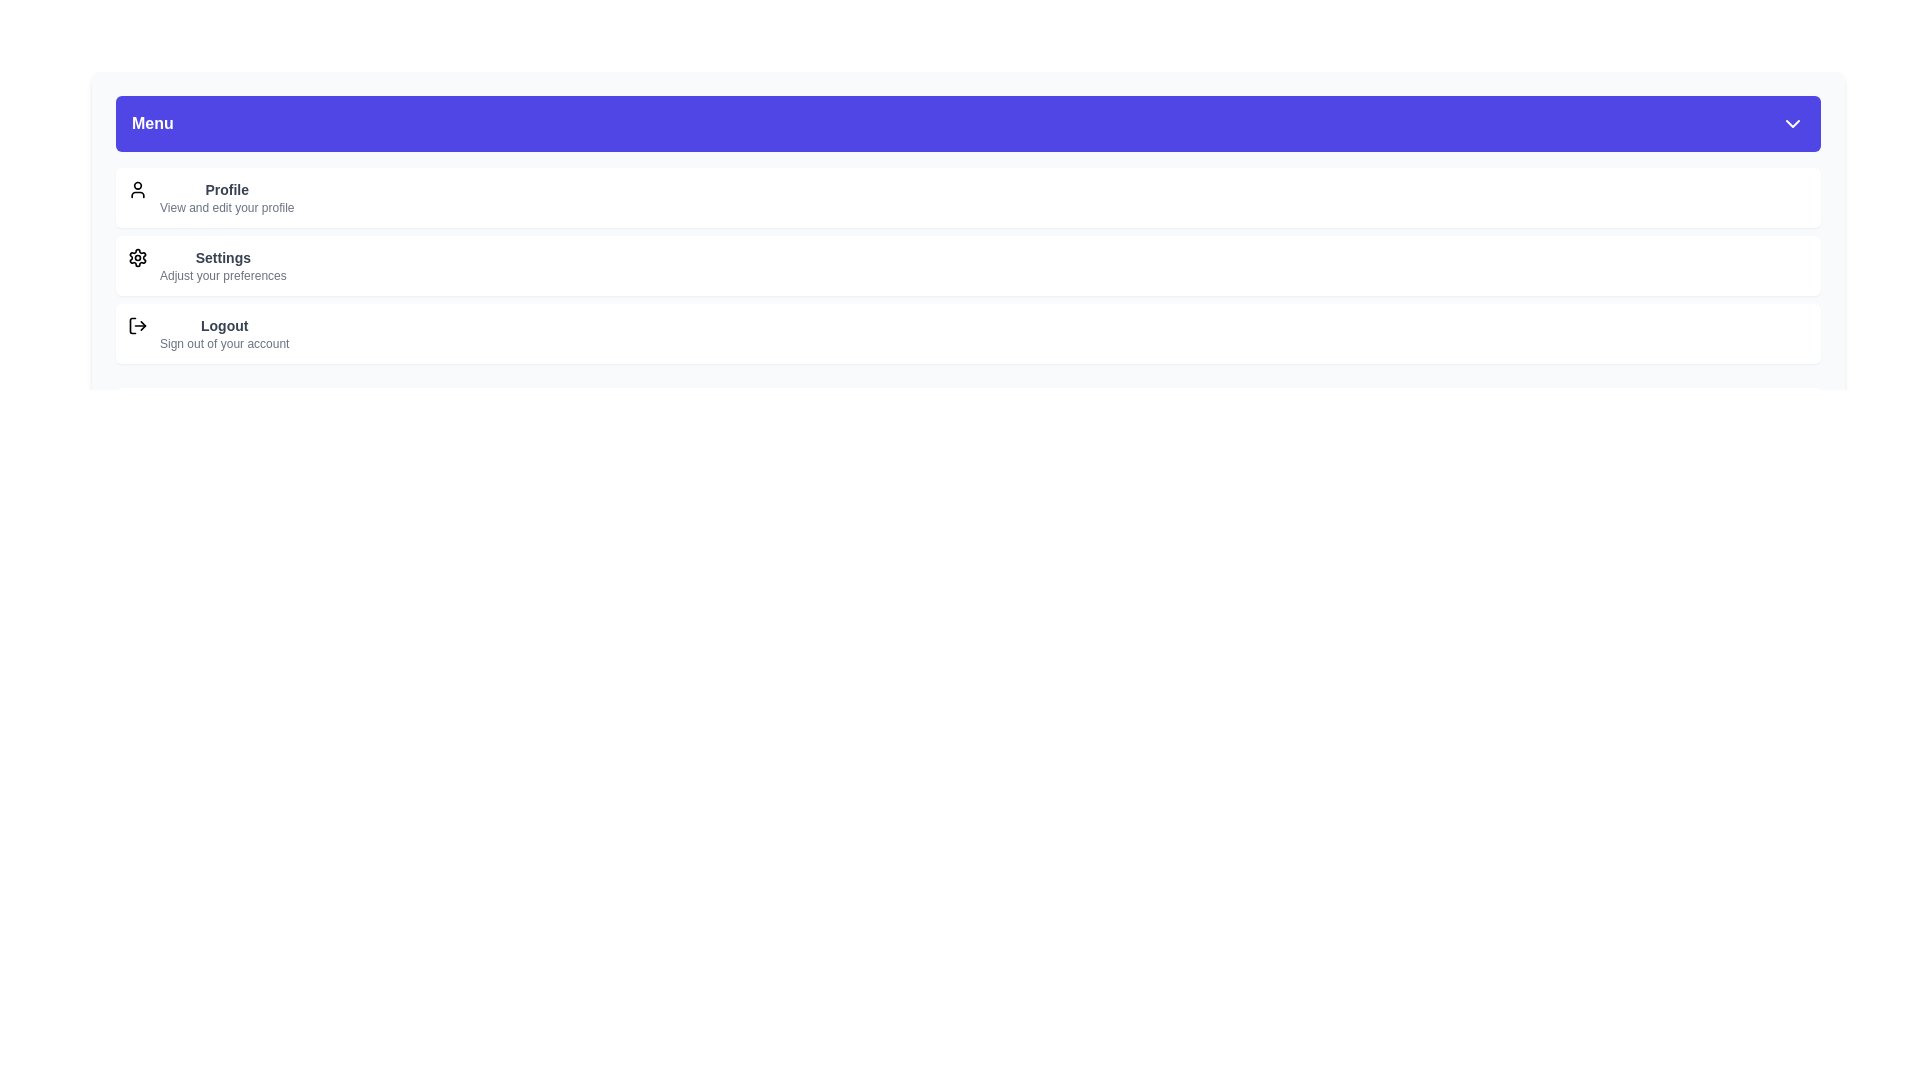 This screenshot has width=1920, height=1080. I want to click on the menu item labeled Logout to select it, so click(968, 333).